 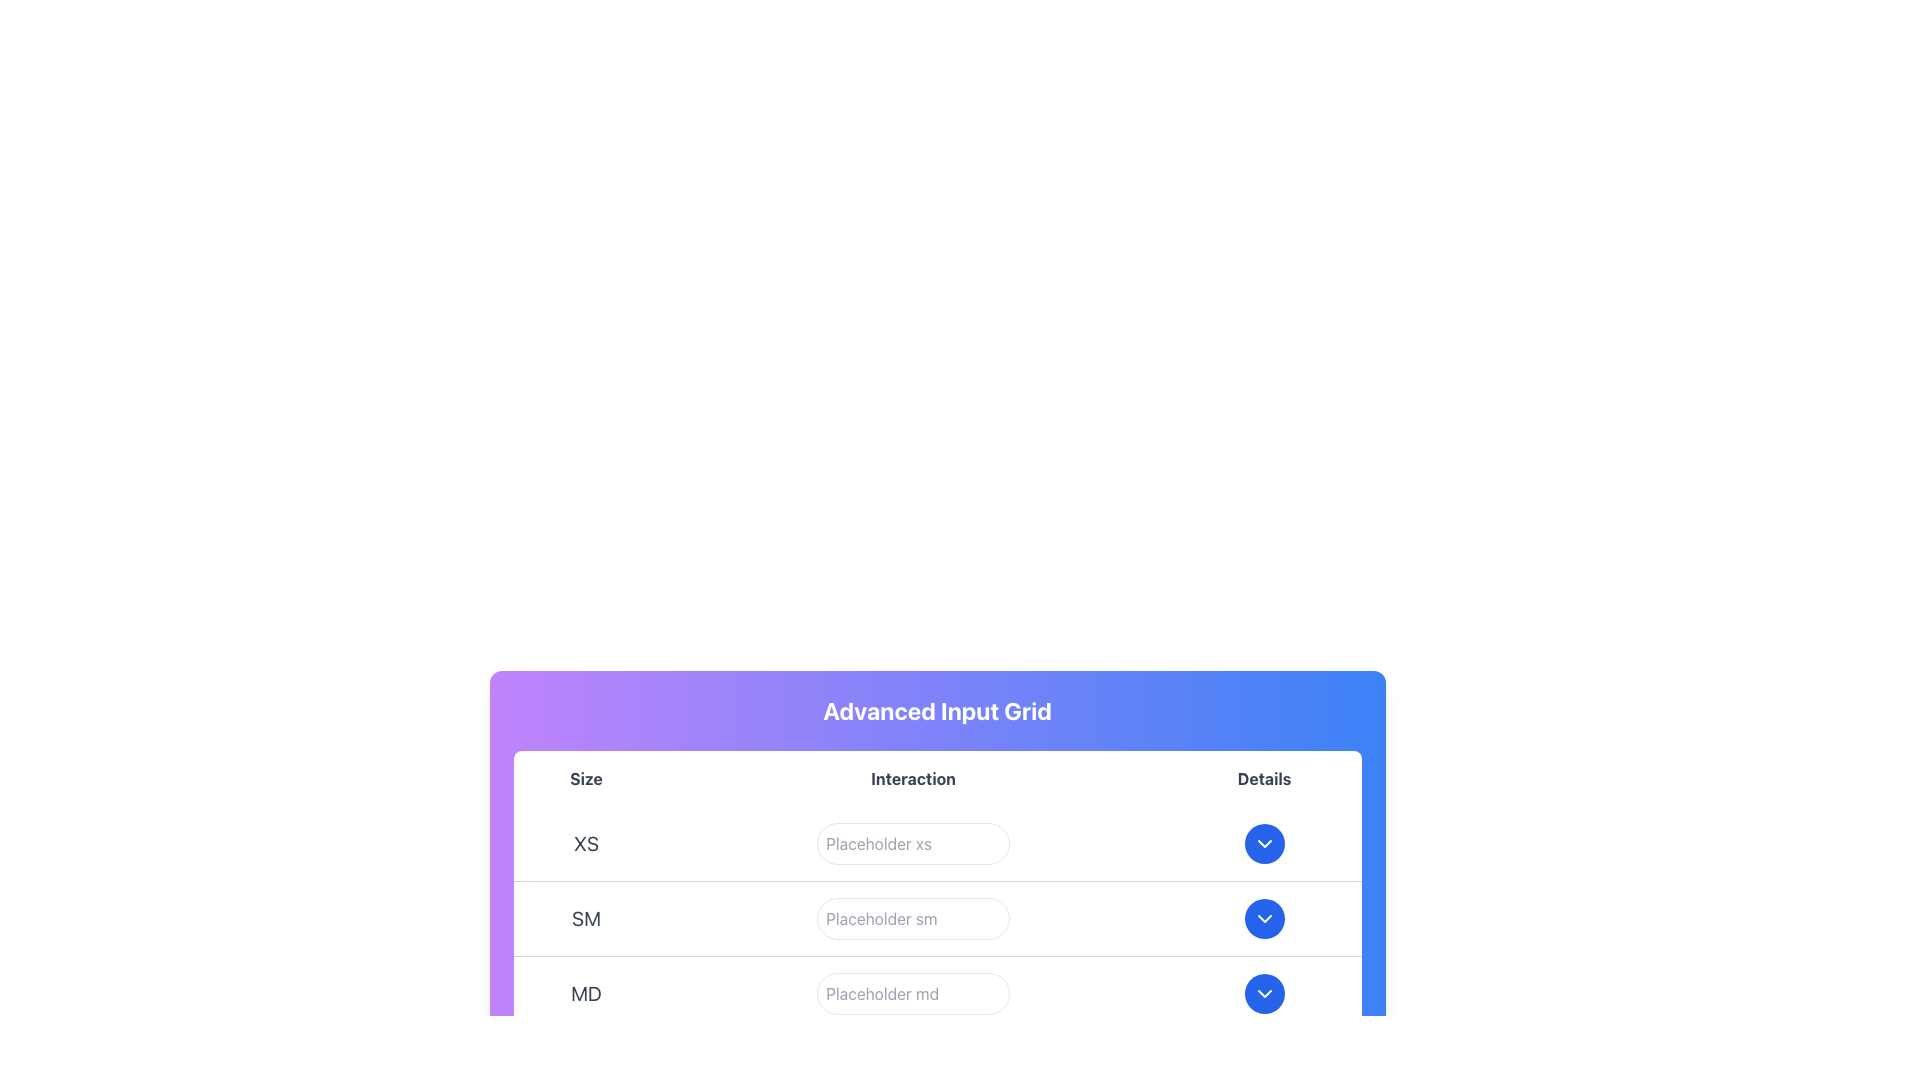 What do you see at coordinates (912, 844) in the screenshot?
I see `the text input field located in the 'Interaction' column of the table, corresponding to the 'XS' row, to focus on it` at bounding box center [912, 844].